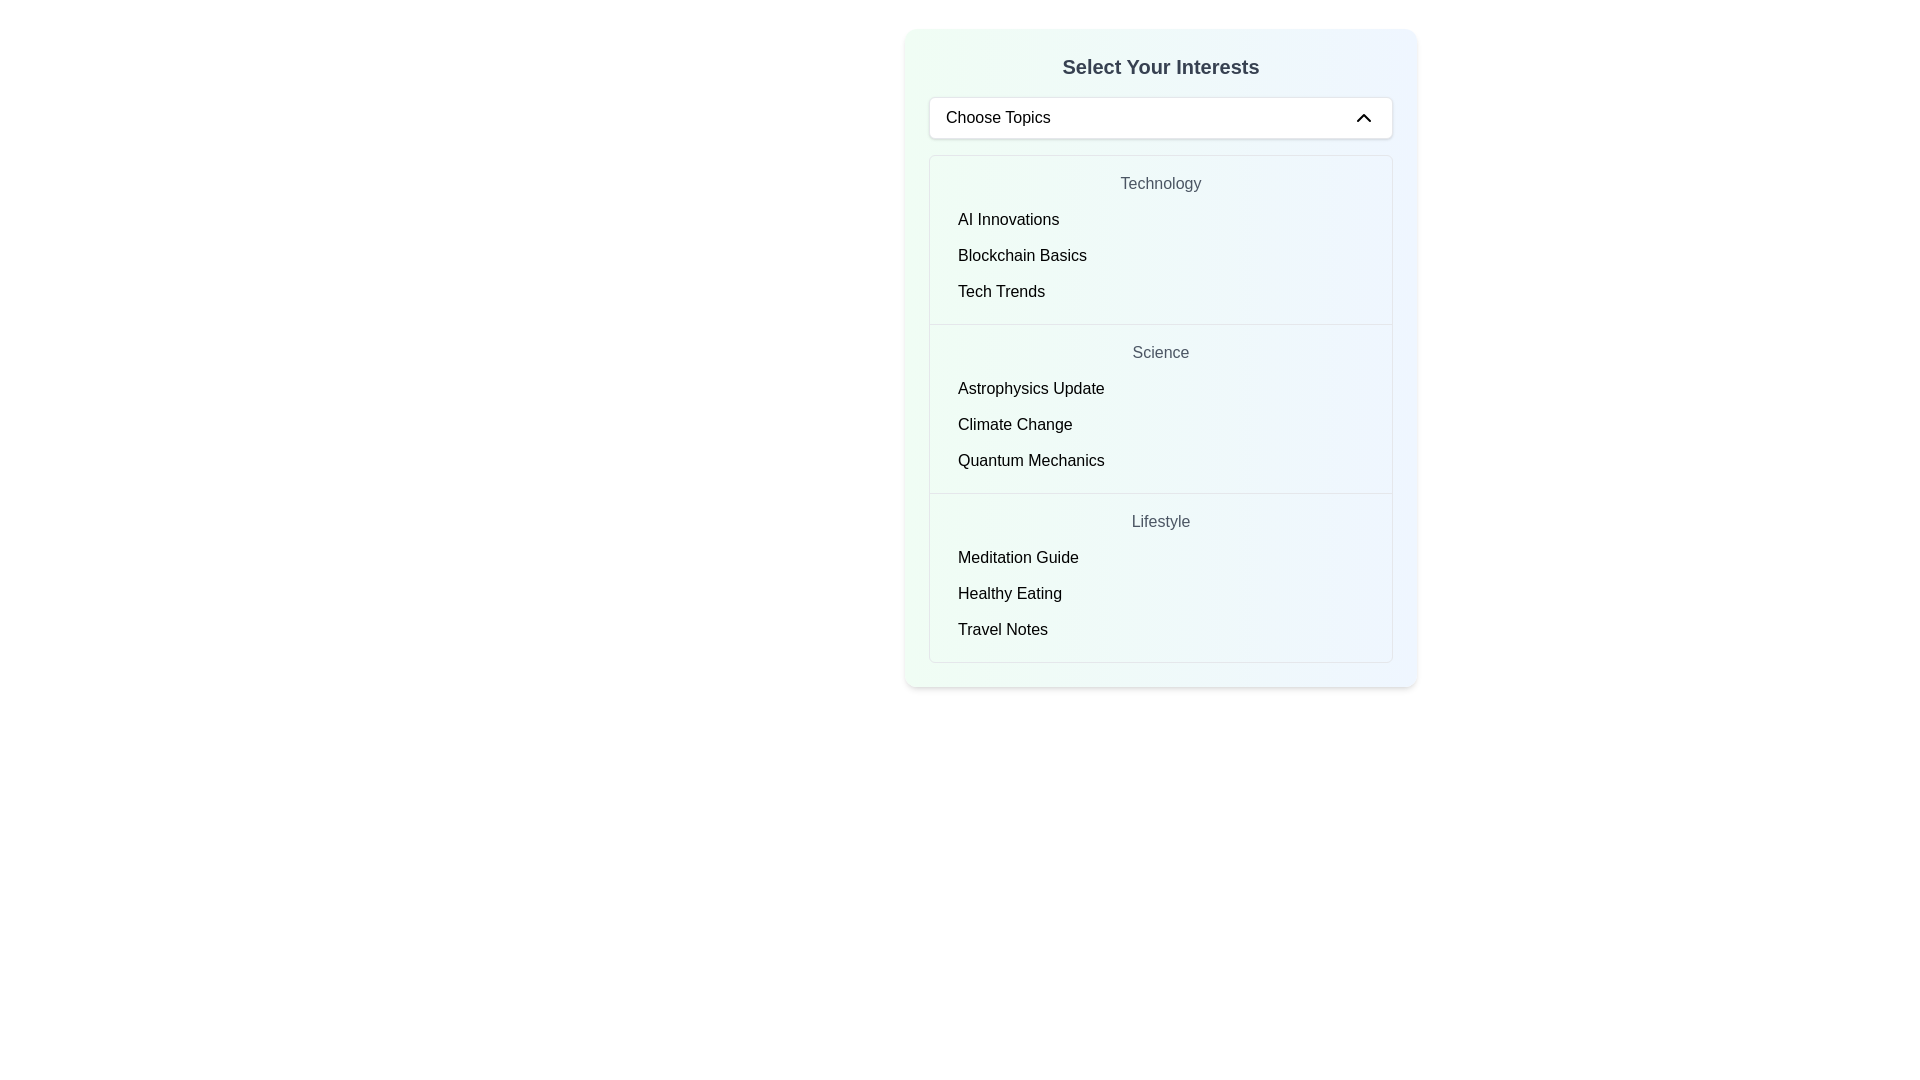  I want to click on the 'Travel Notes' entry, so click(1003, 628).